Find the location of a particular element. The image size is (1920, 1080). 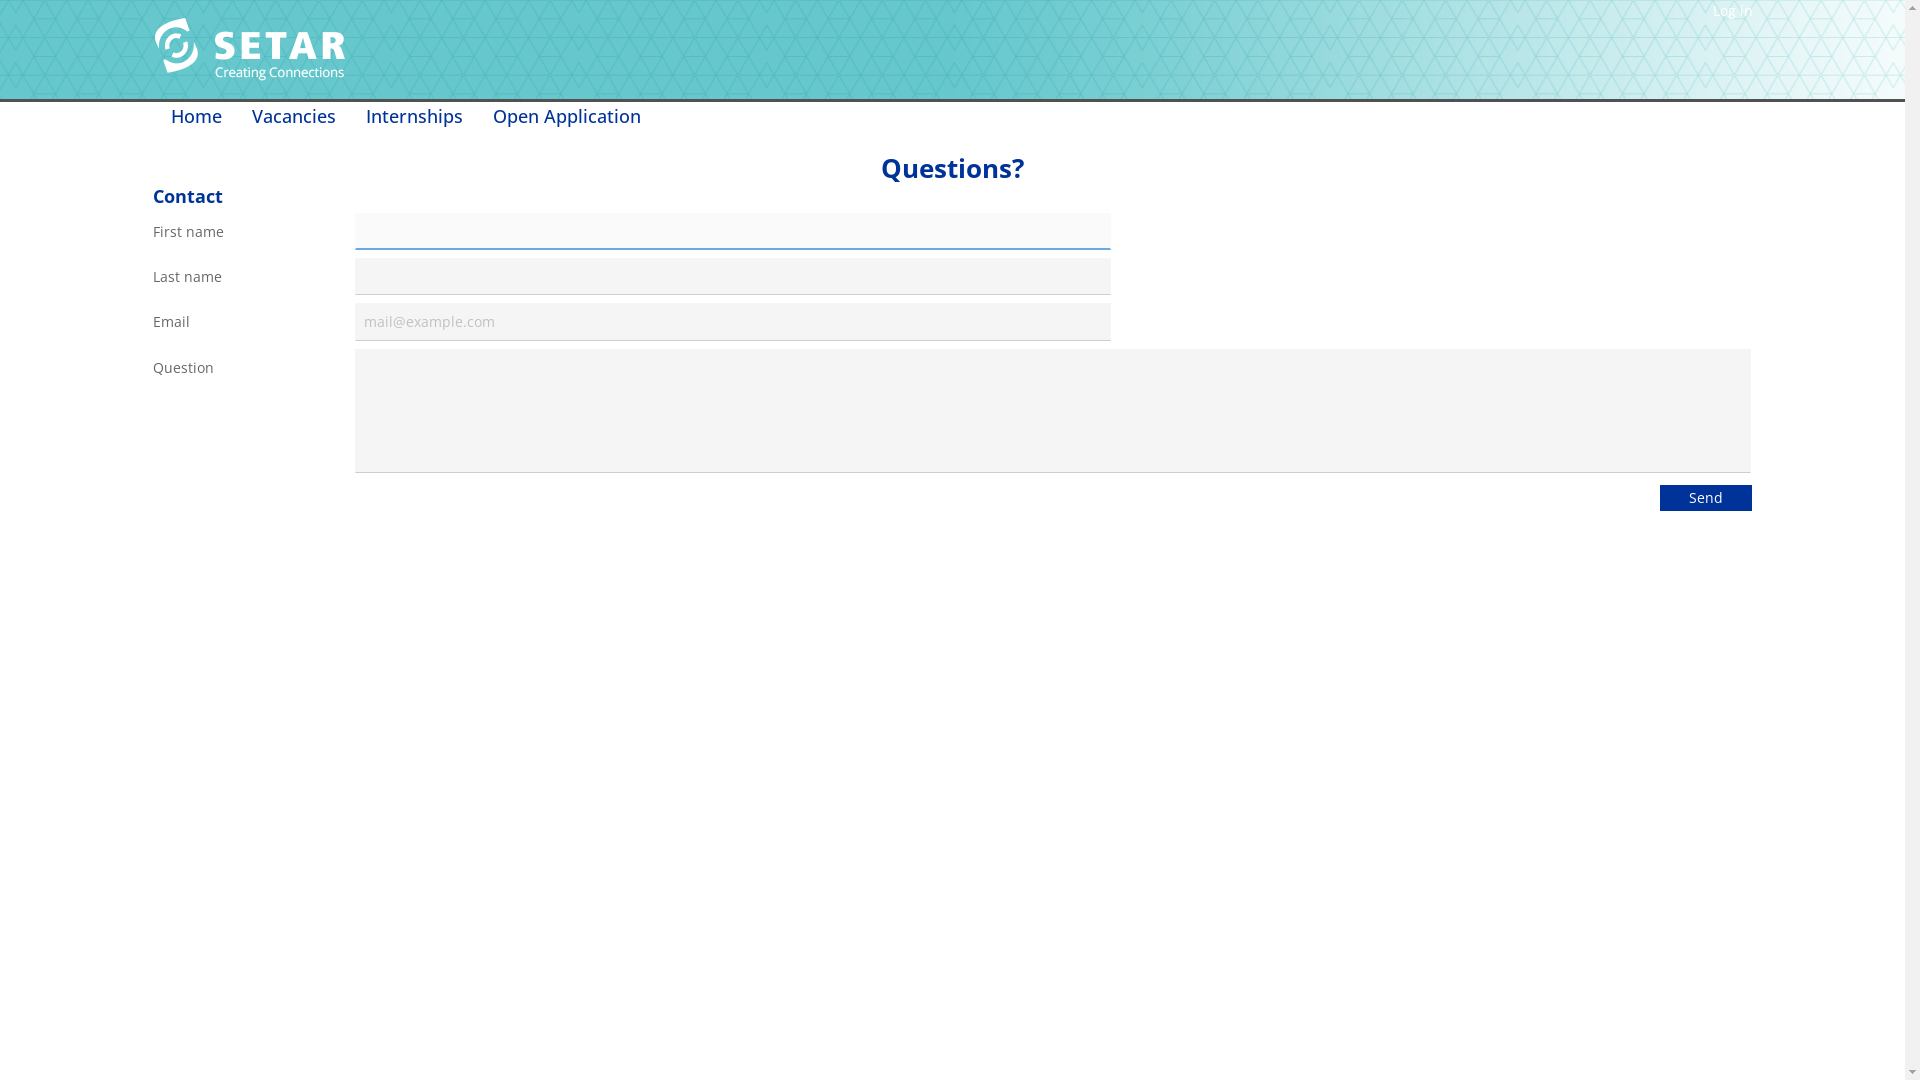

'Log in' is located at coordinates (1731, 11).